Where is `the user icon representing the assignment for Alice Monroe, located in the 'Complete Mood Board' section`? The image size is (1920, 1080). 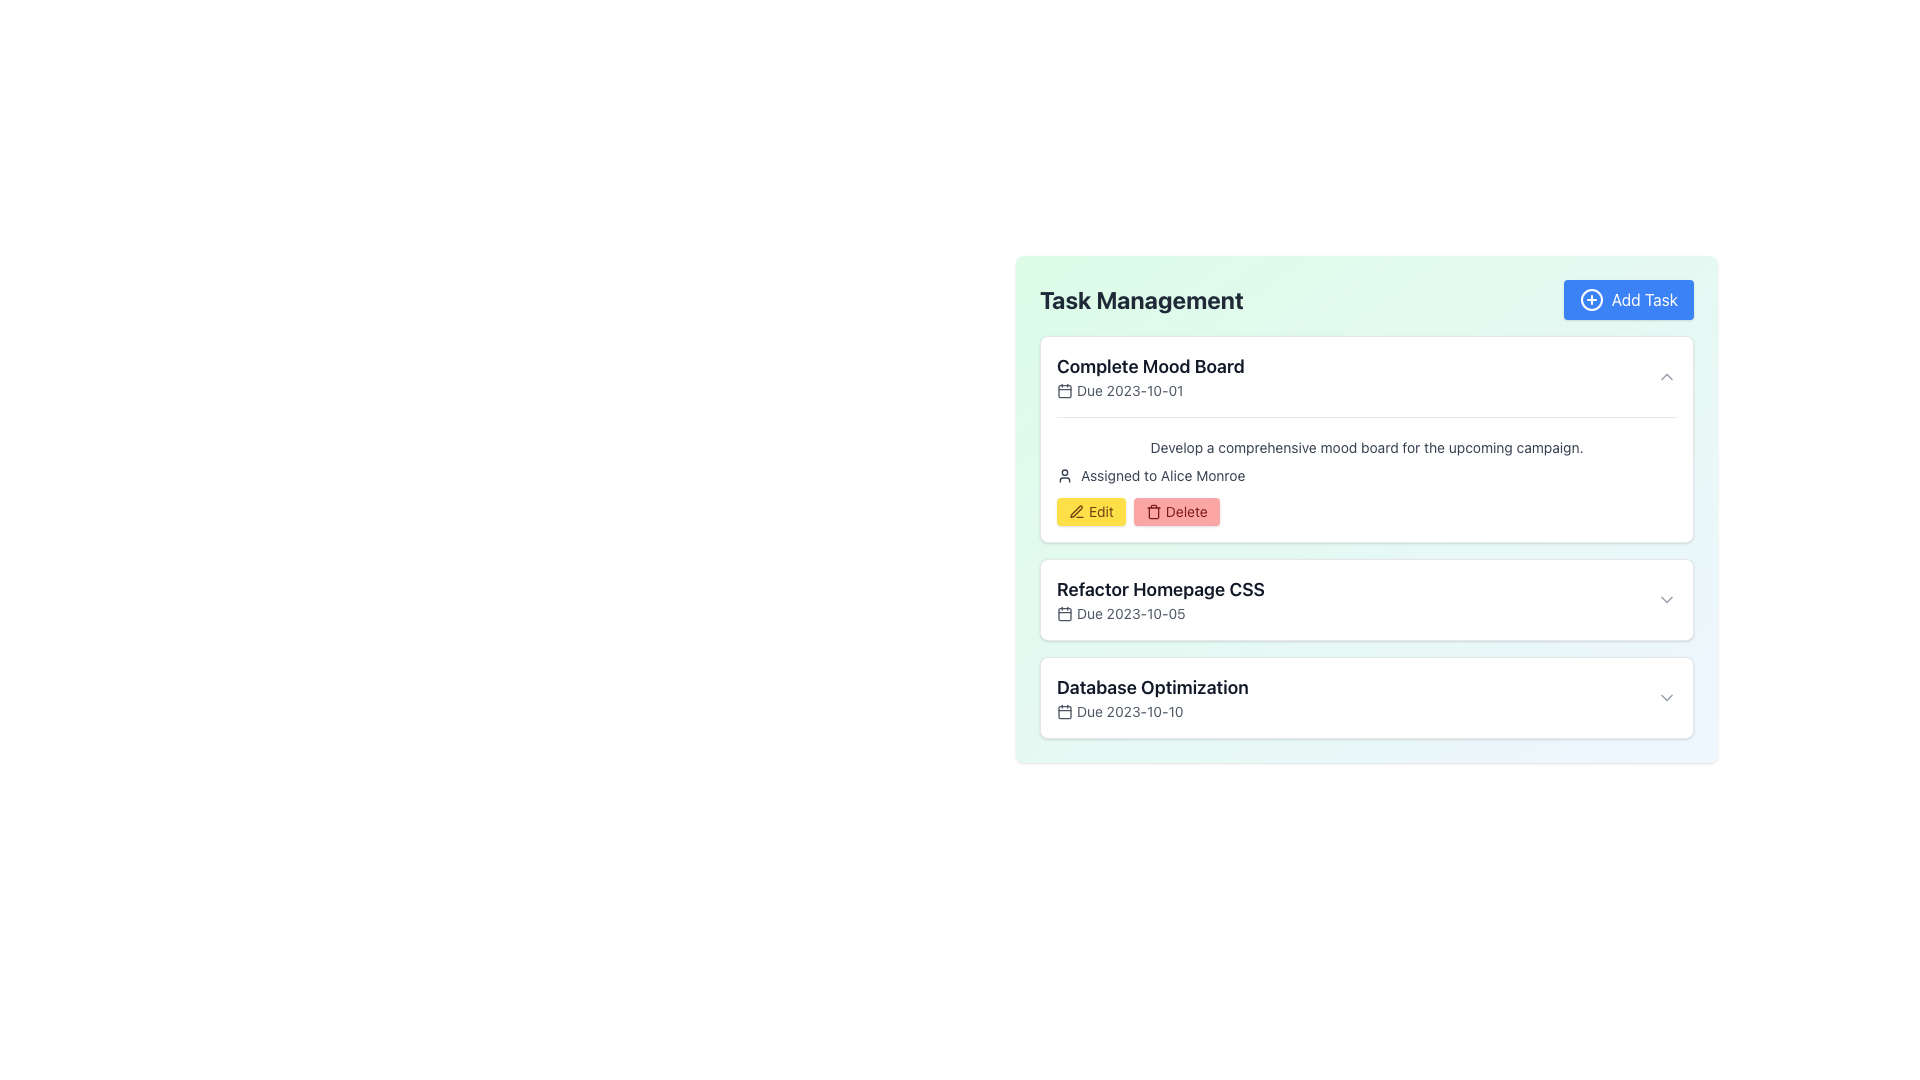
the user icon representing the assignment for Alice Monroe, located in the 'Complete Mood Board' section is located at coordinates (1064, 475).